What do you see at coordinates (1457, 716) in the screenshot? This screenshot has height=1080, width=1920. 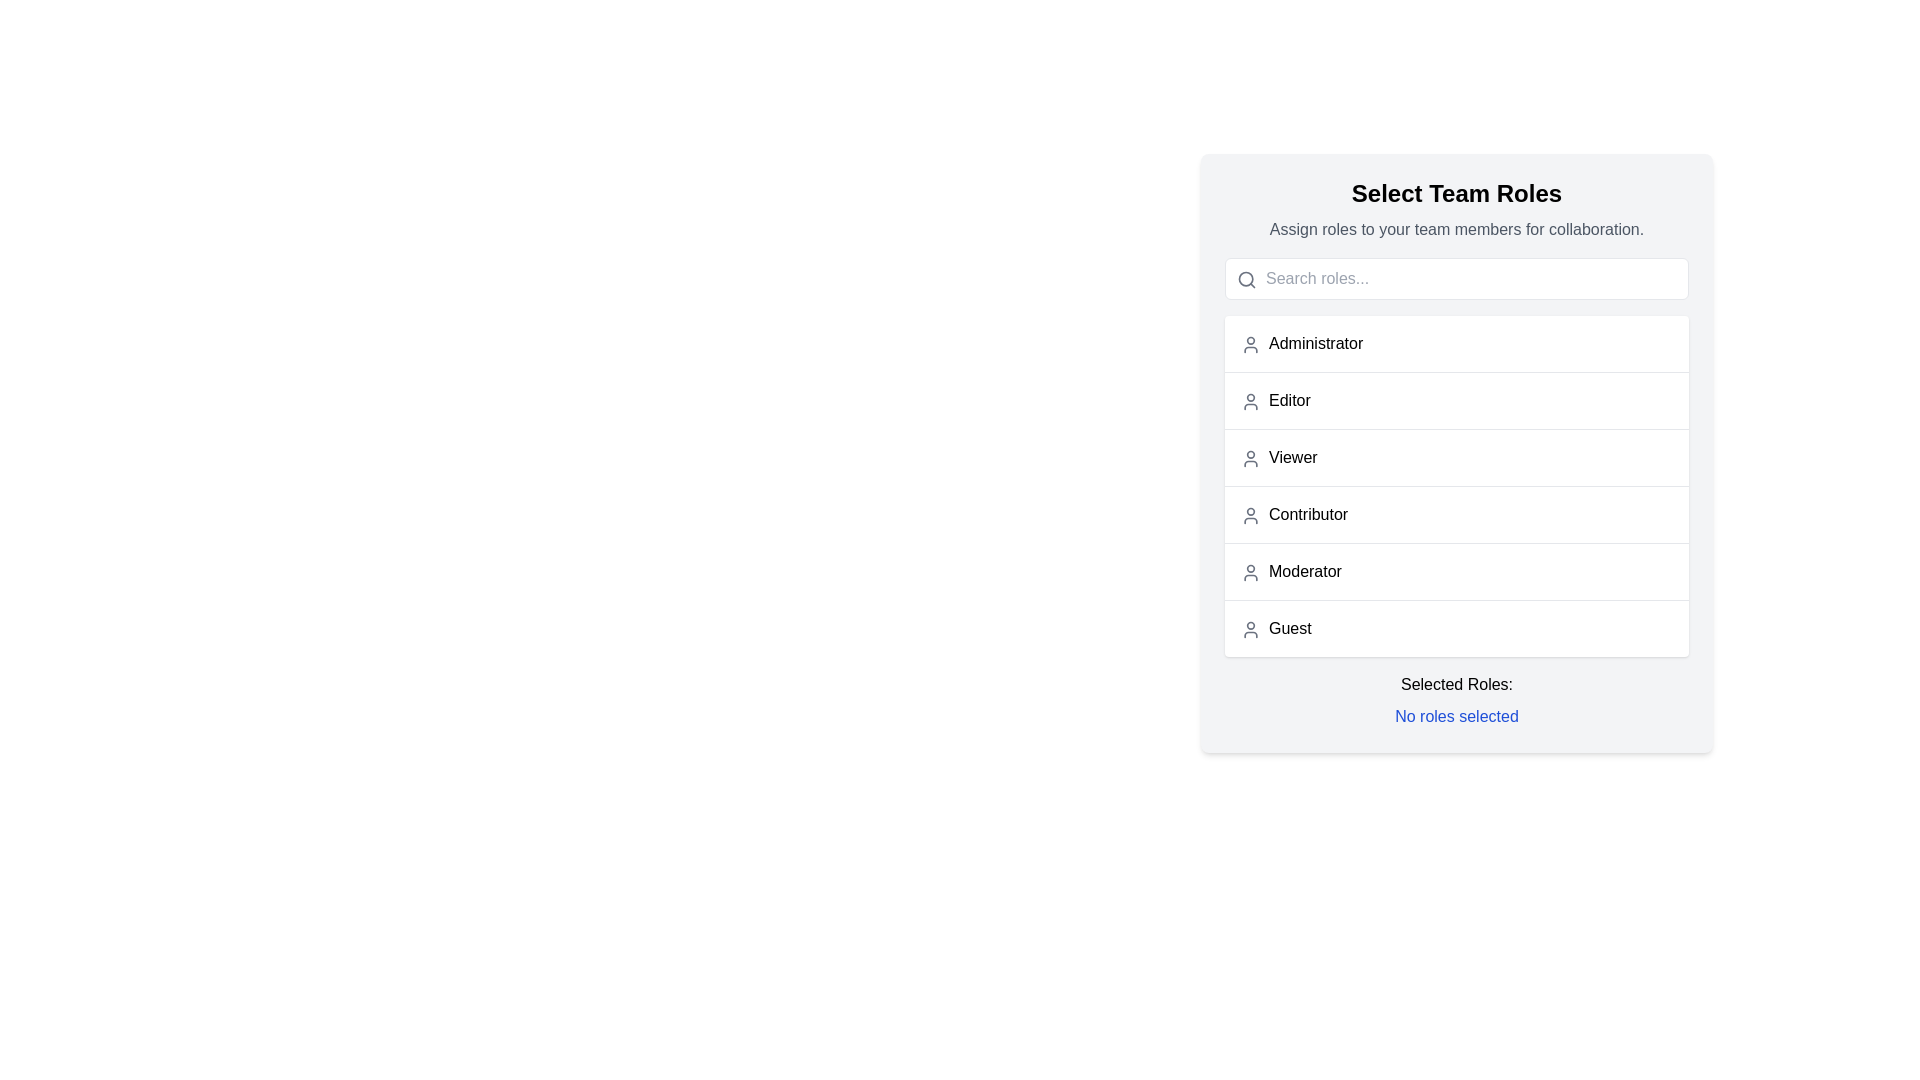 I see `the text label displaying 'No roles selected', which is styled in blue and located directly below 'Selected Roles:' in the role selection section` at bounding box center [1457, 716].